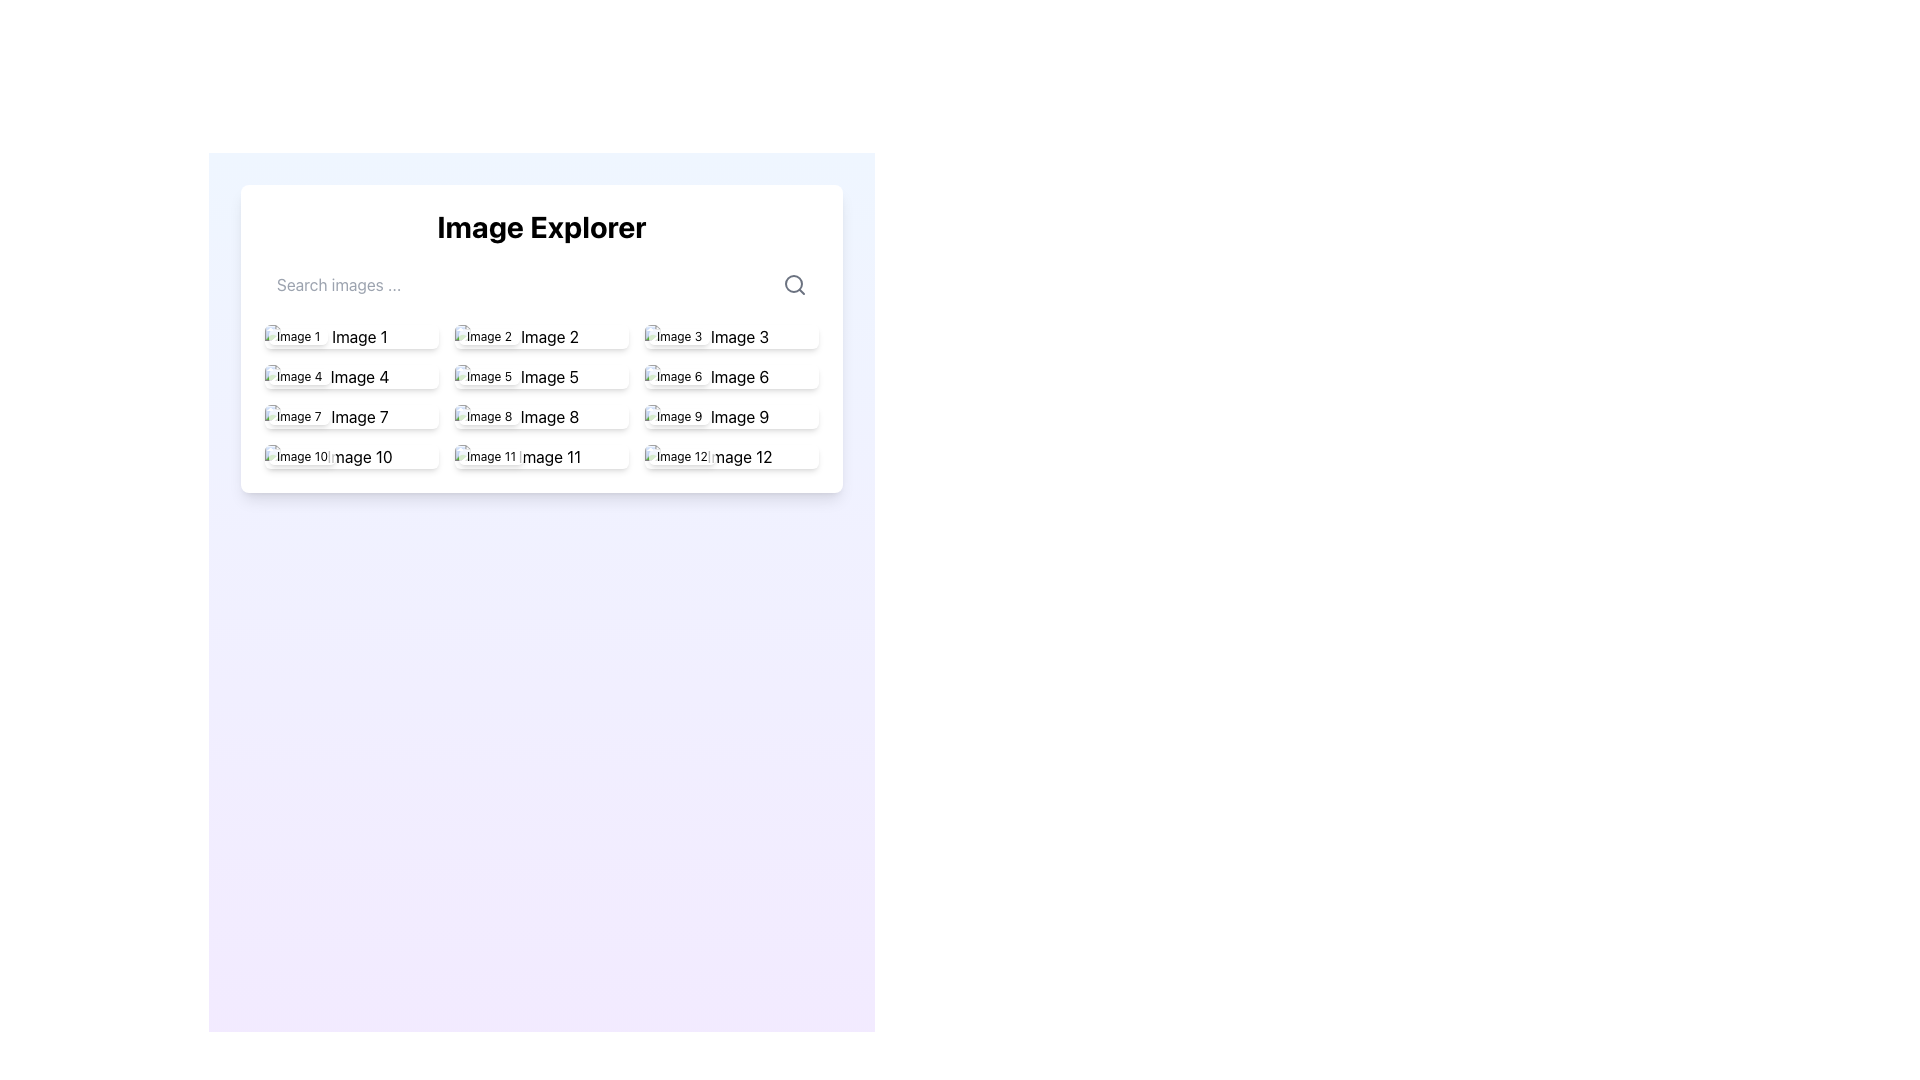  What do you see at coordinates (679, 377) in the screenshot?
I see `the text label displaying 'Image 6', which is located at the bottom left corner of the image in the second row and third column of the grid layout` at bounding box center [679, 377].